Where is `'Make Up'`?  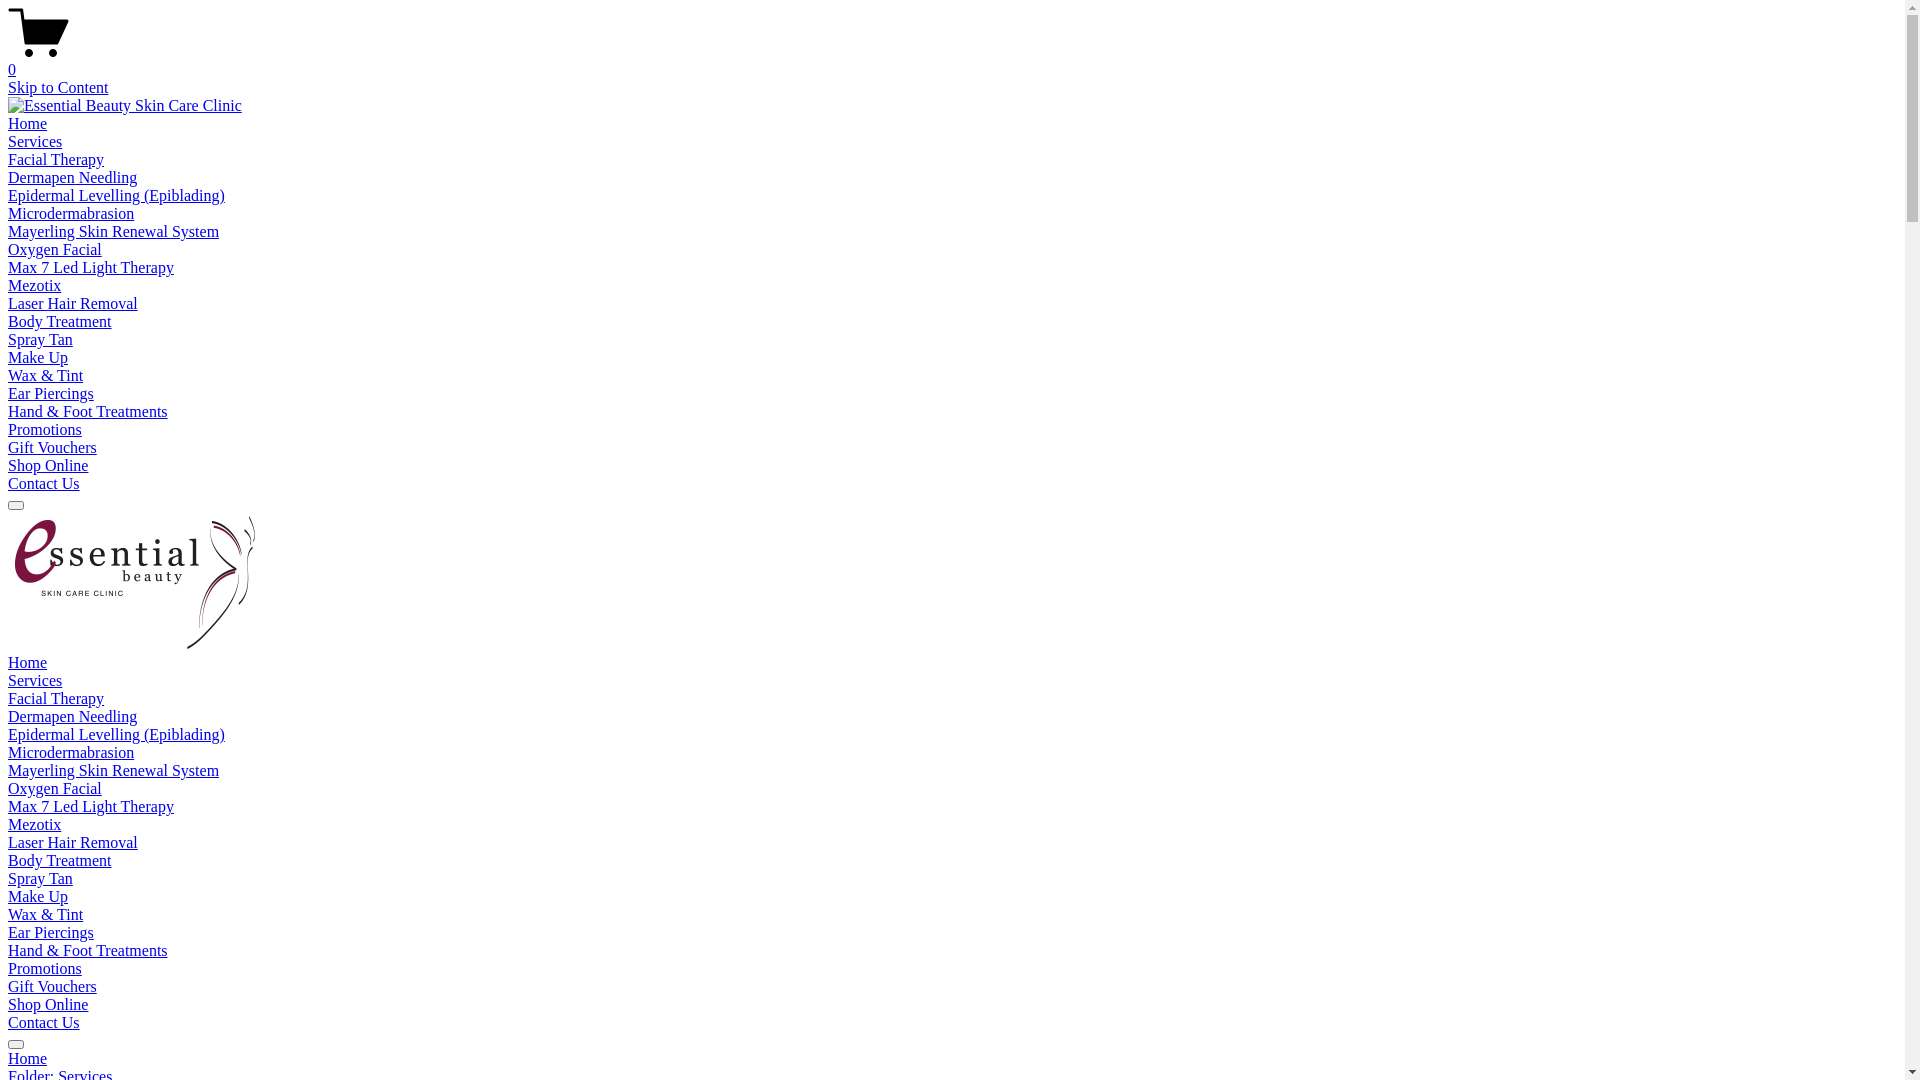
'Make Up' is located at coordinates (38, 356).